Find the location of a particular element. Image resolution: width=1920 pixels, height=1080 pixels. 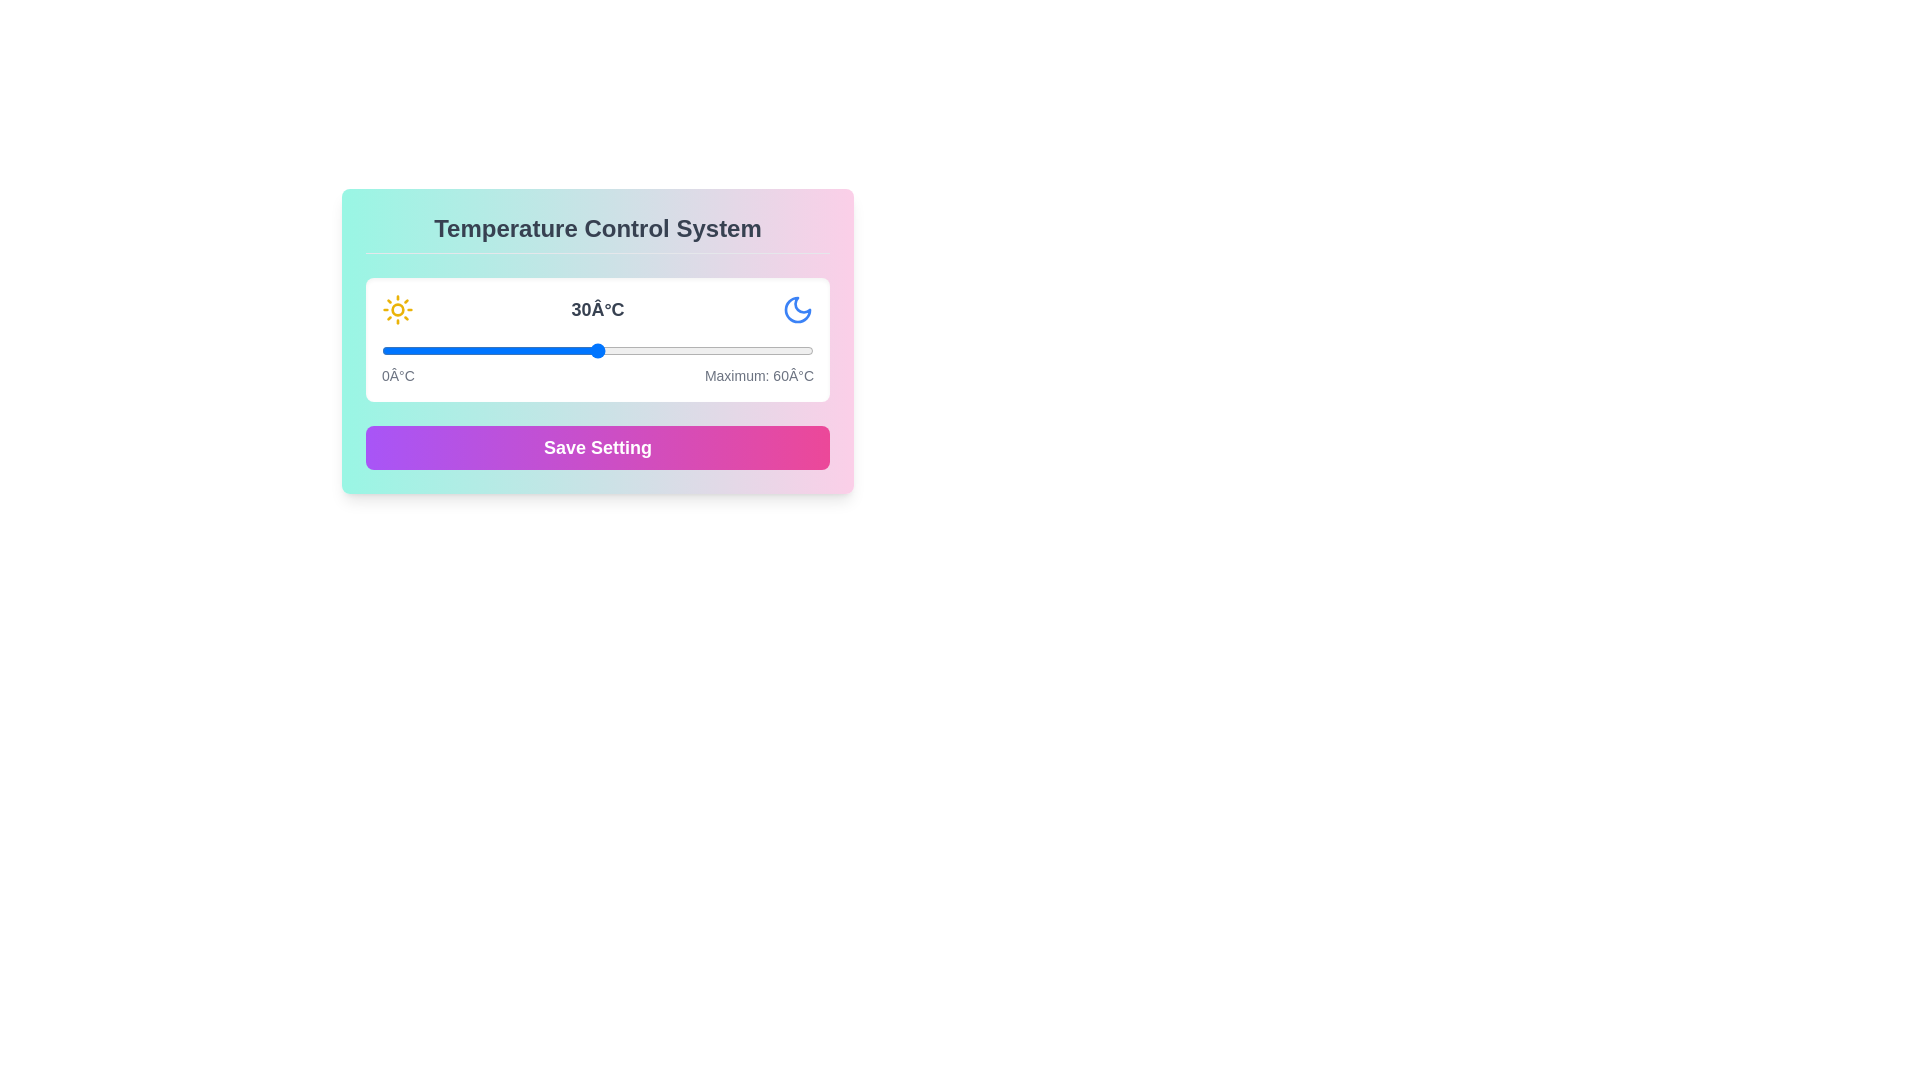

the temperature slider to set the temperature to 48°C is located at coordinates (726, 350).